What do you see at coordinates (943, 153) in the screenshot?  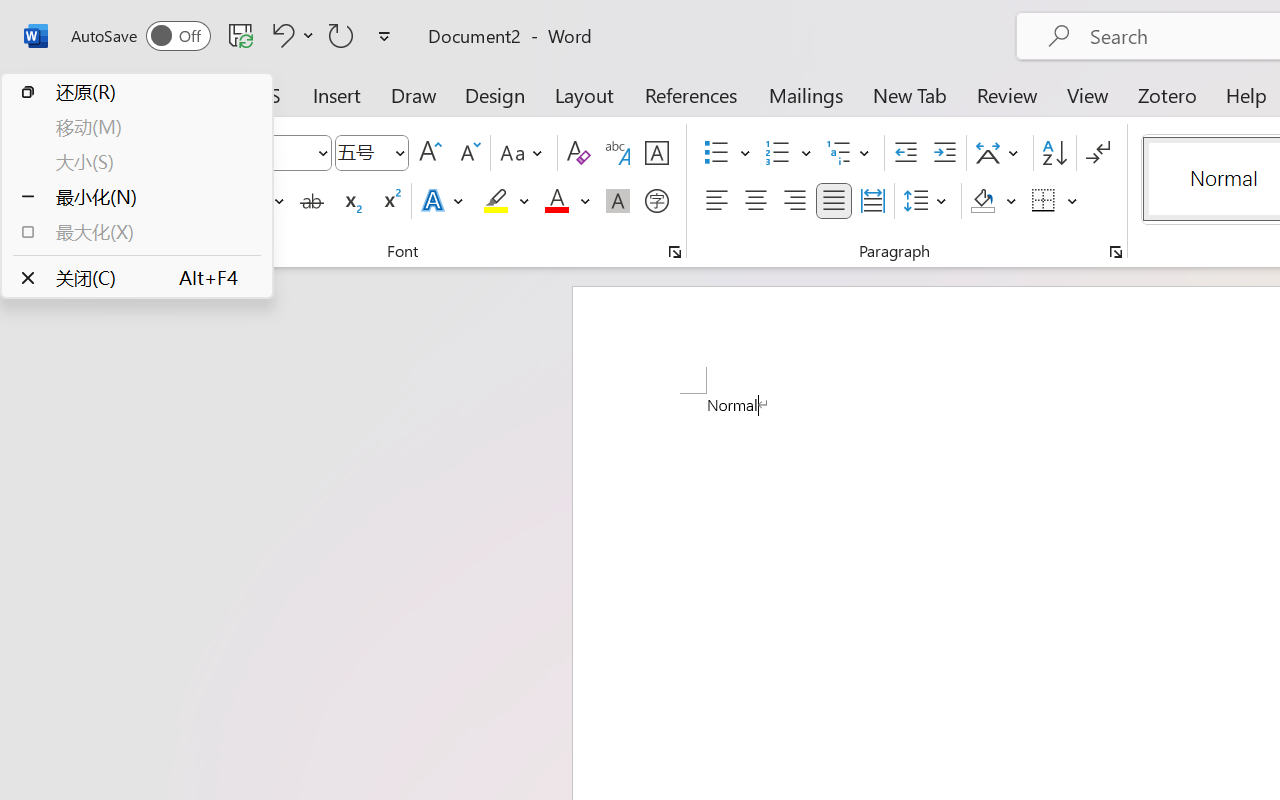 I see `'Increase Indent'` at bounding box center [943, 153].